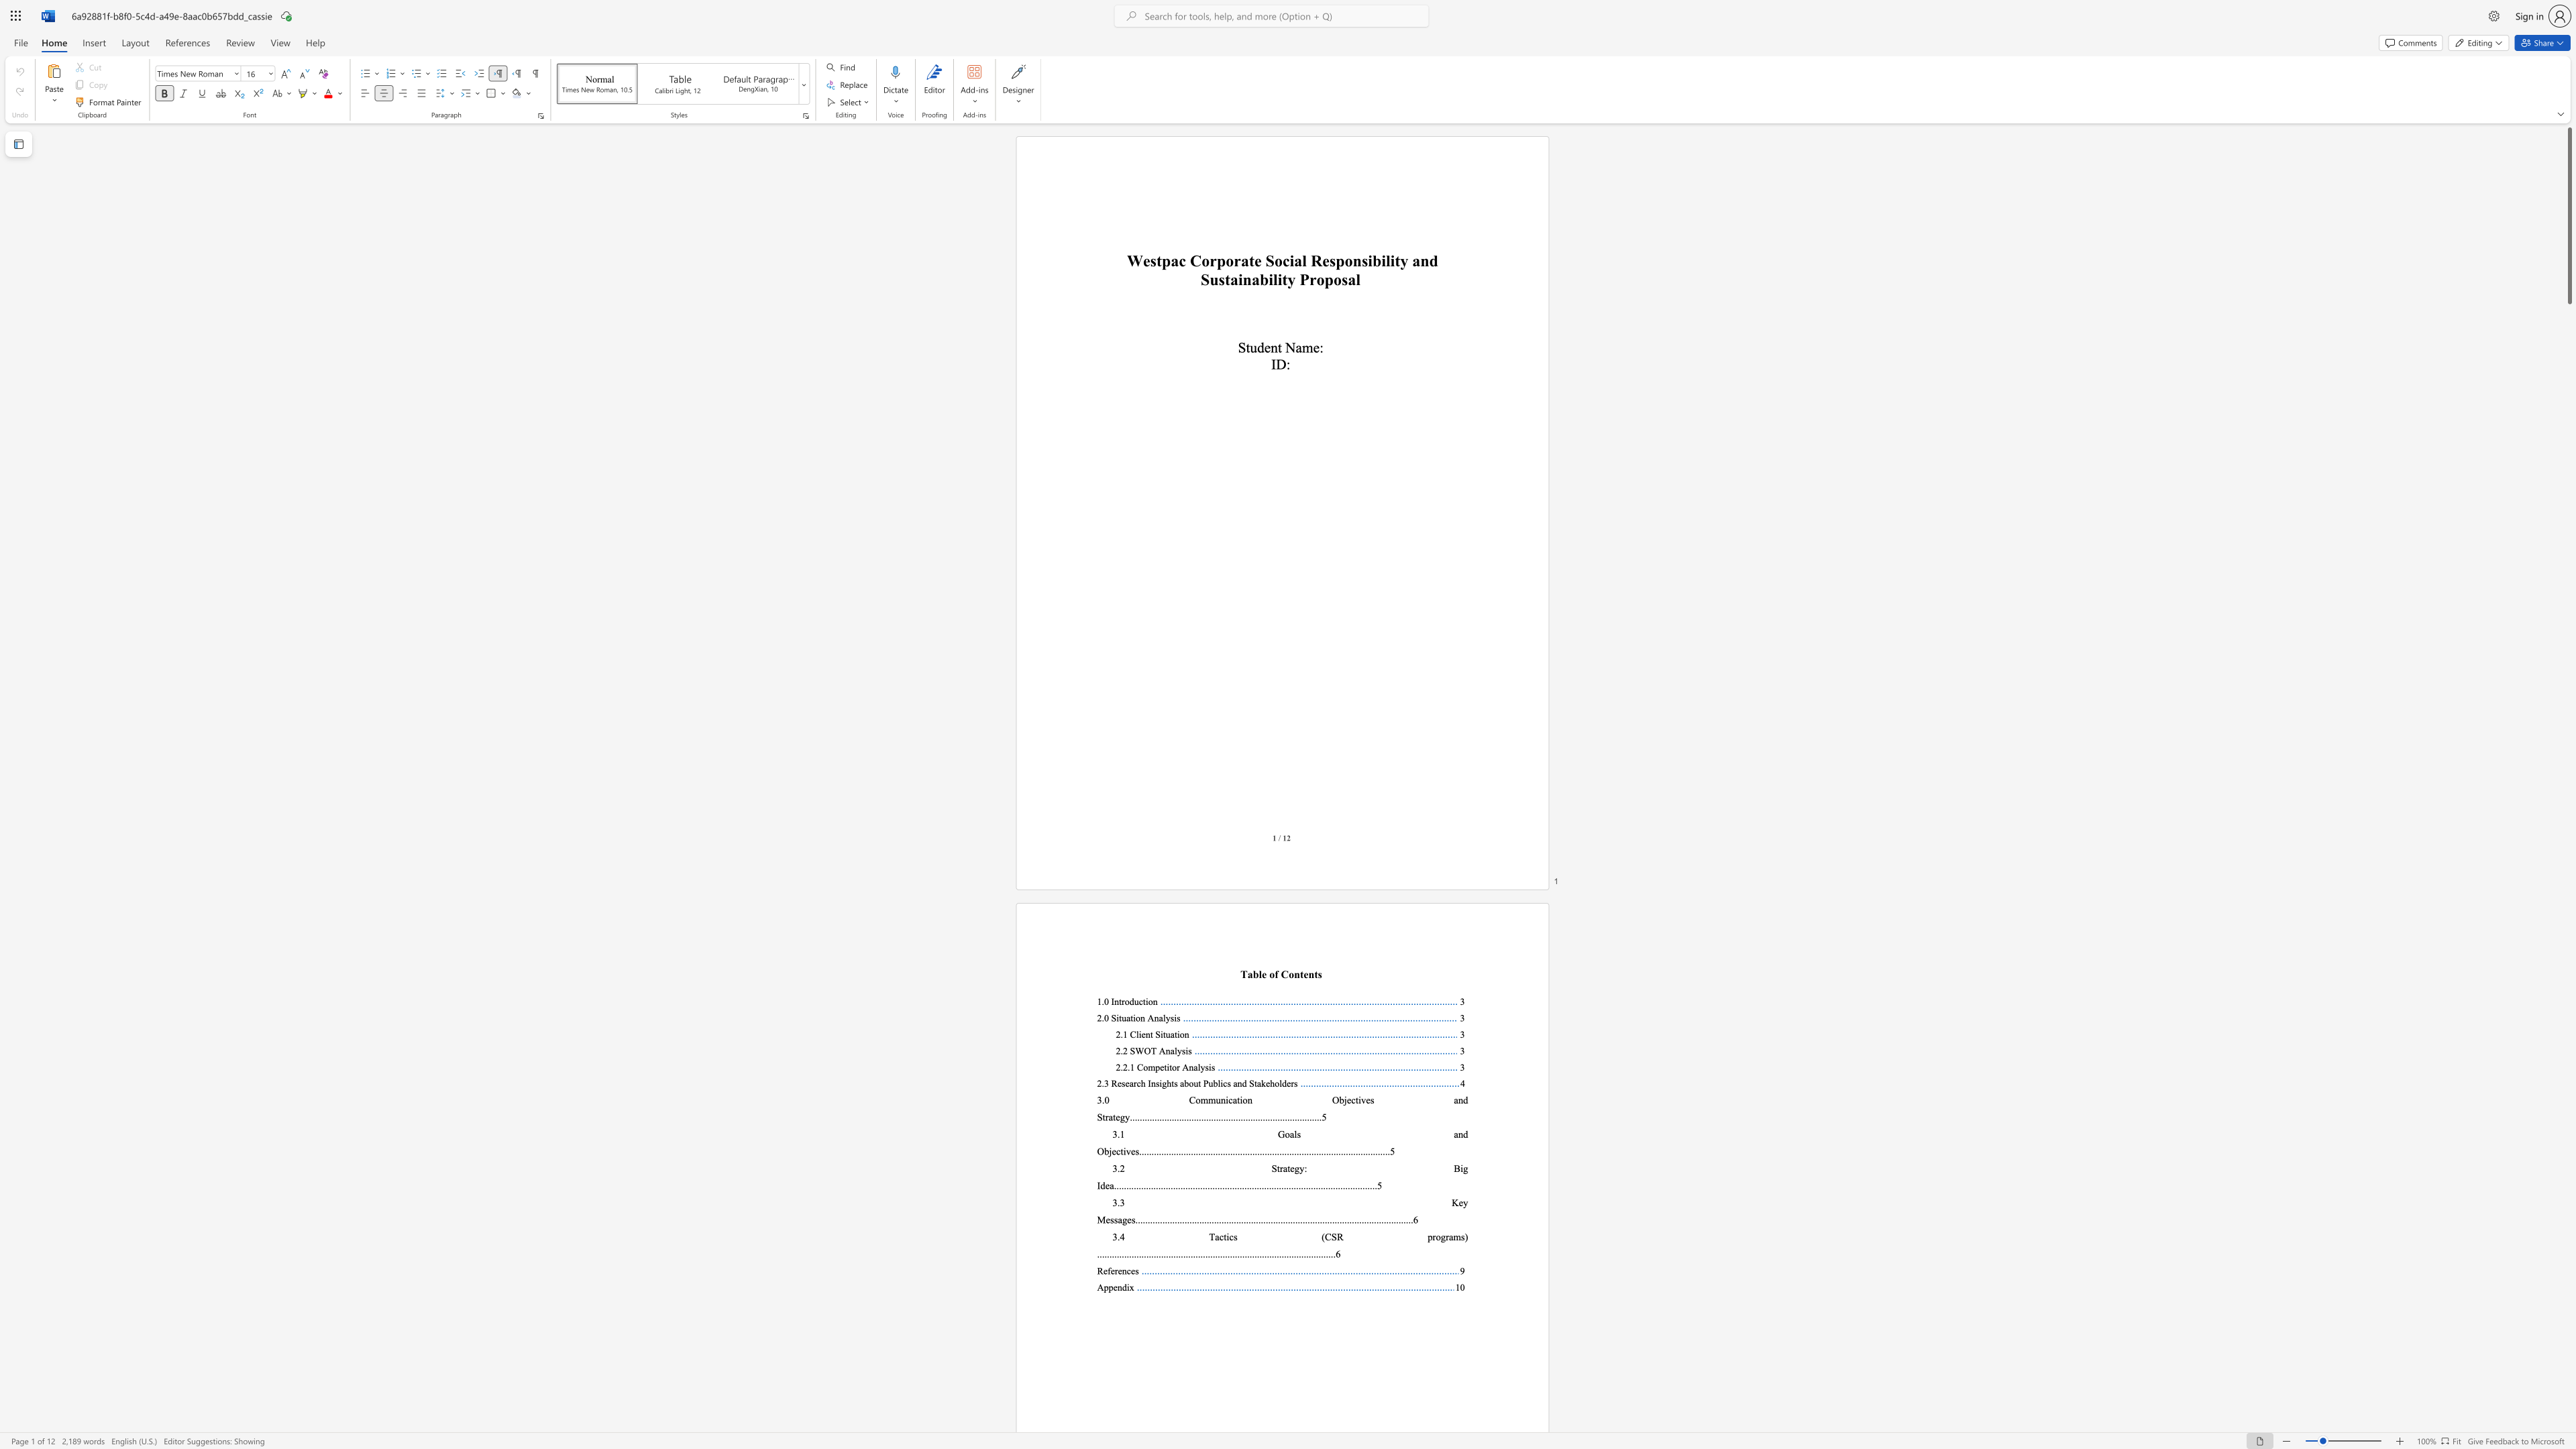  I want to click on the 24th character "." in the text, so click(1388, 1150).